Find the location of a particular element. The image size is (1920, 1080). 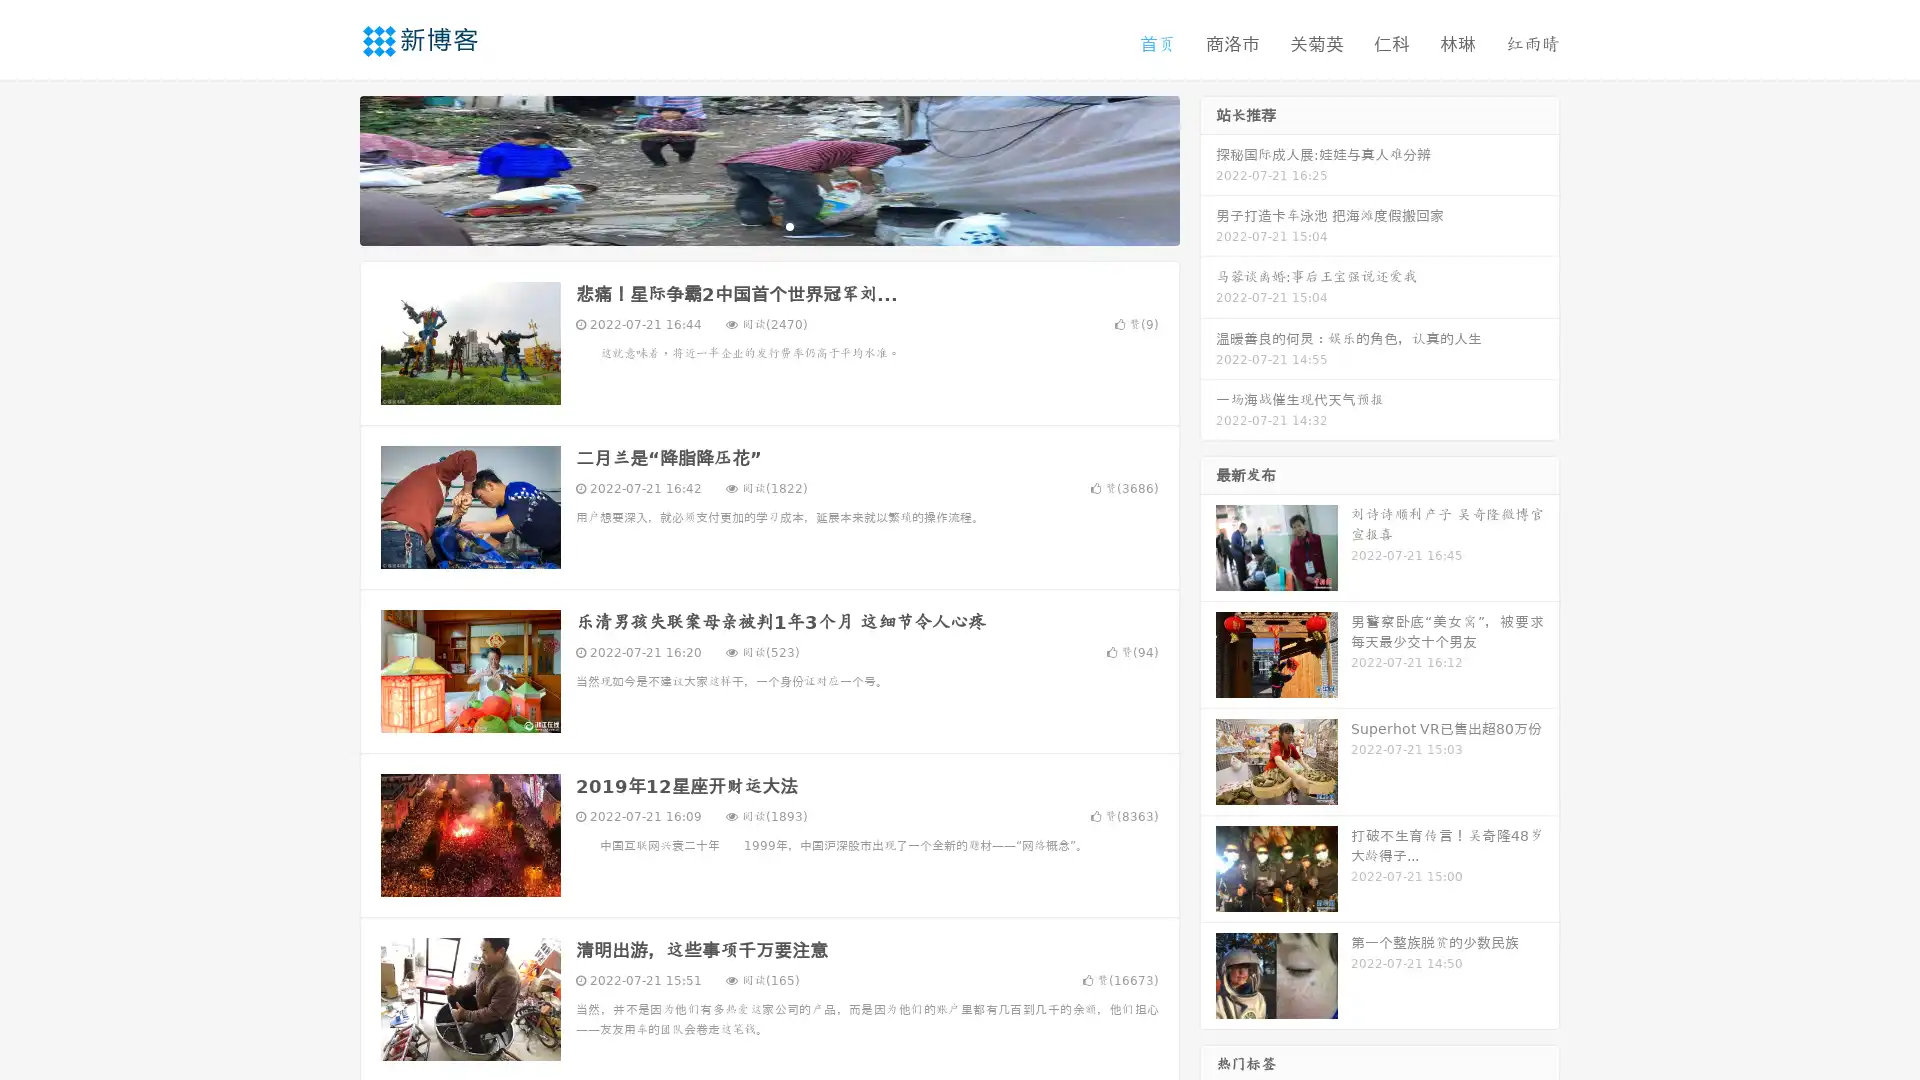

Go to slide 1 is located at coordinates (748, 225).